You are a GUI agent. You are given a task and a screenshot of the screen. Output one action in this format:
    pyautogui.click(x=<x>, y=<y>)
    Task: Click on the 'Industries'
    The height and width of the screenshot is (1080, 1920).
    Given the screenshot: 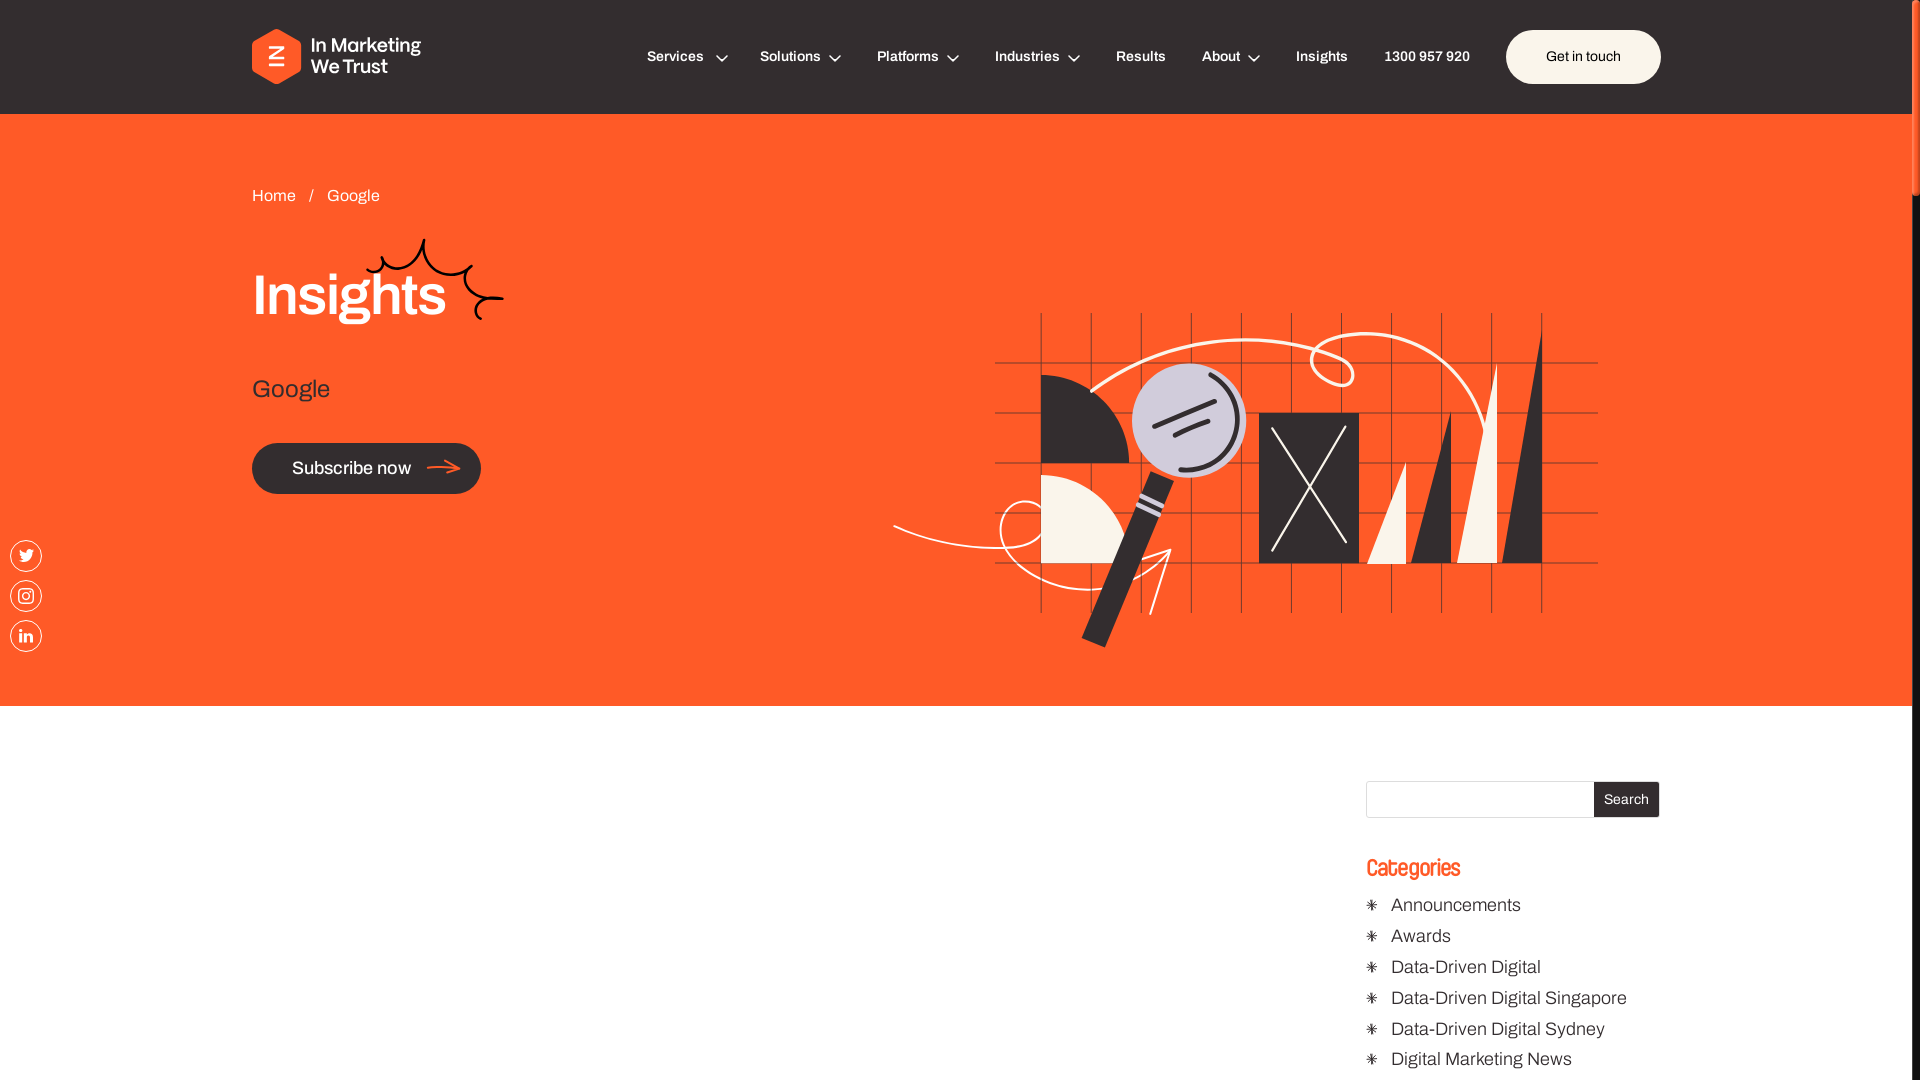 What is the action you would take?
    pyautogui.click(x=993, y=56)
    